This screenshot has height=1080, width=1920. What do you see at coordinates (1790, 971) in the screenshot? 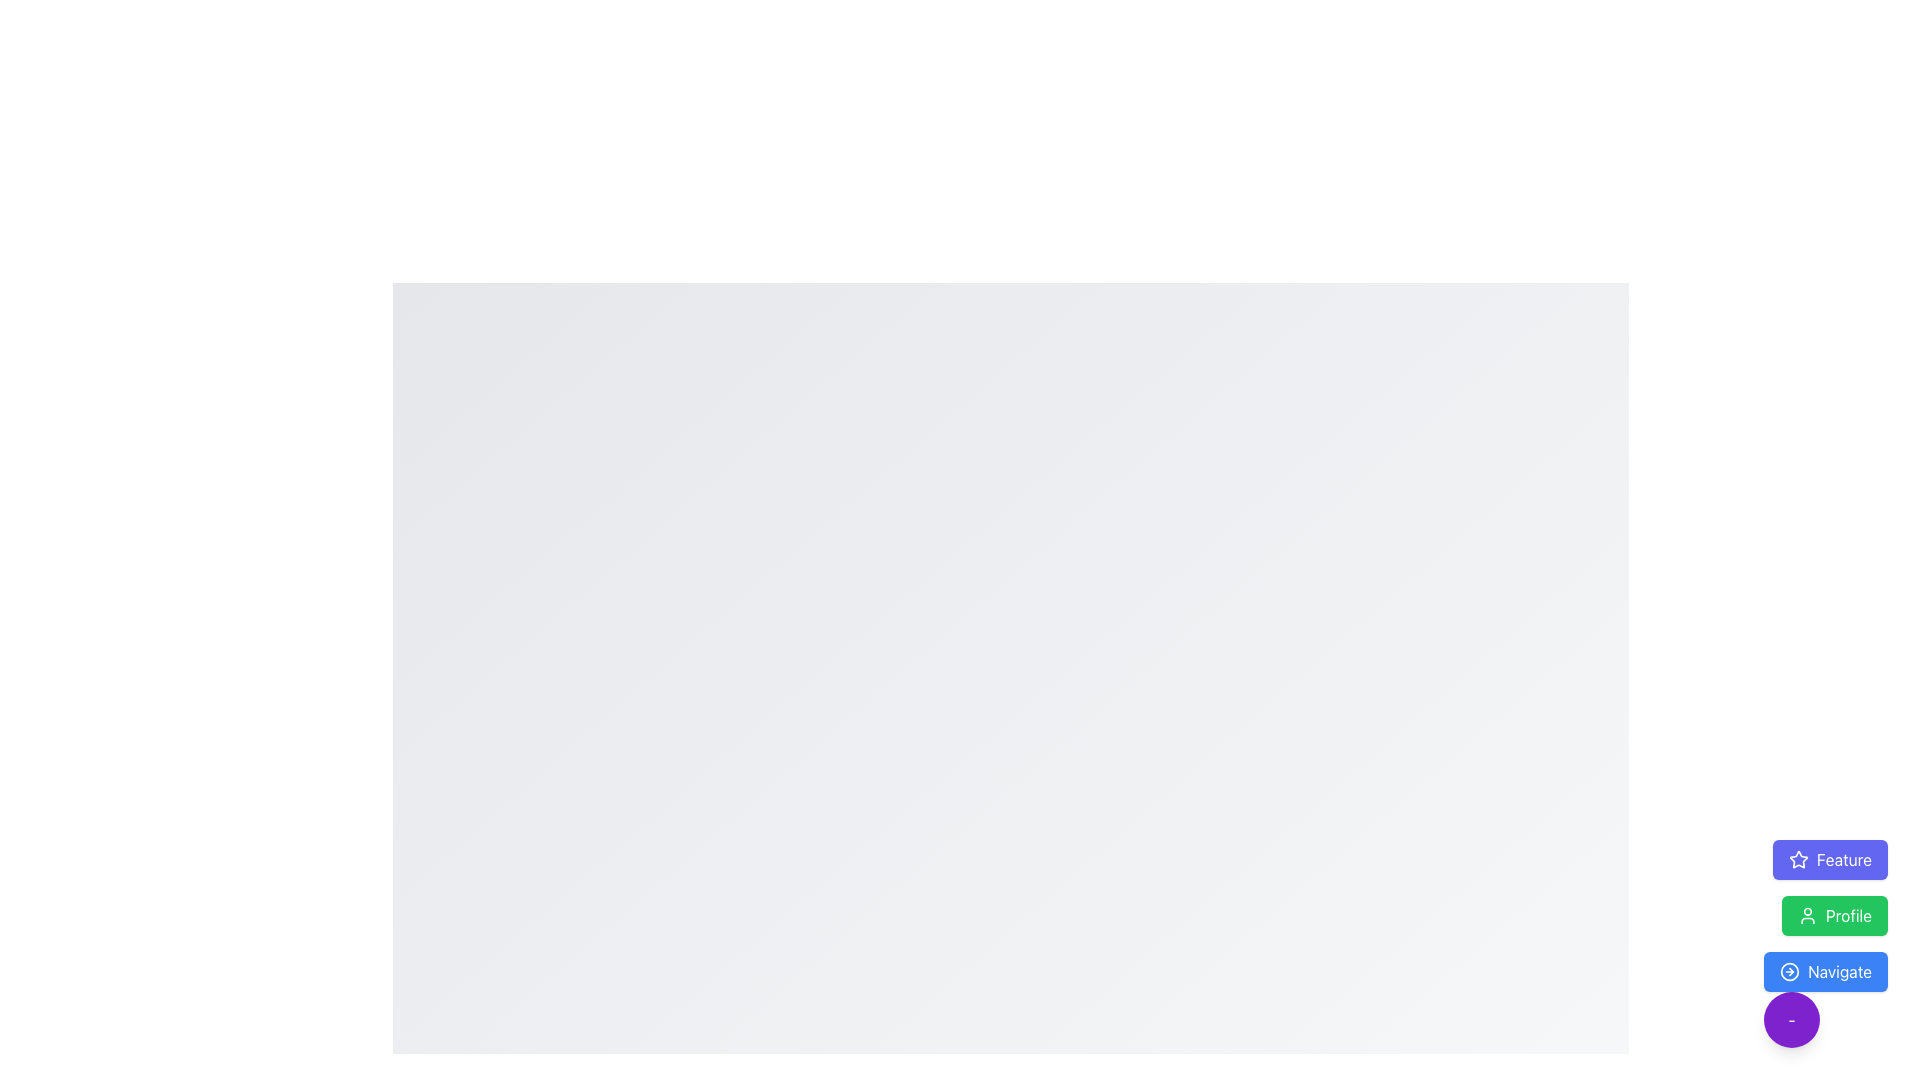
I see `the Decorative Icon, which is a circular icon with an arrow pointing to the right, located to the left of the text inside the 'Navigate' button at the bottom right of the interface` at bounding box center [1790, 971].